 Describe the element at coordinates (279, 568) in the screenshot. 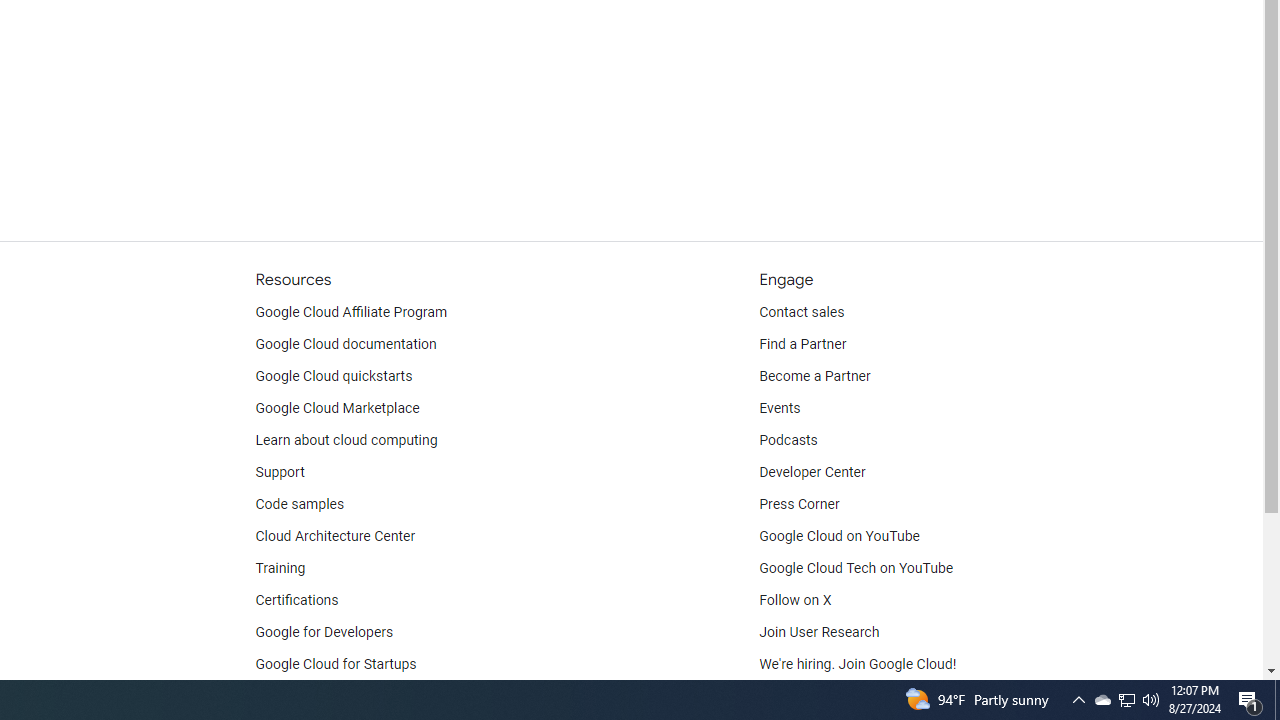

I see `'Training'` at that location.